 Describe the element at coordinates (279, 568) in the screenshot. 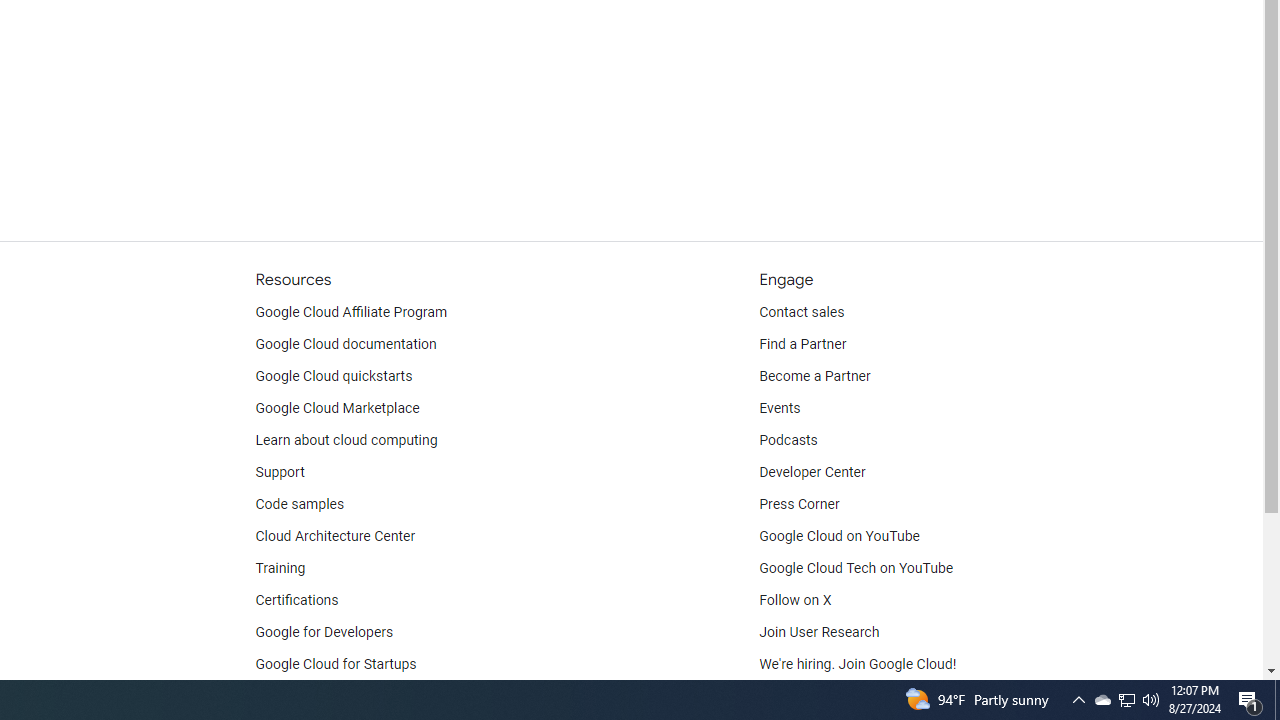

I see `'Training'` at that location.